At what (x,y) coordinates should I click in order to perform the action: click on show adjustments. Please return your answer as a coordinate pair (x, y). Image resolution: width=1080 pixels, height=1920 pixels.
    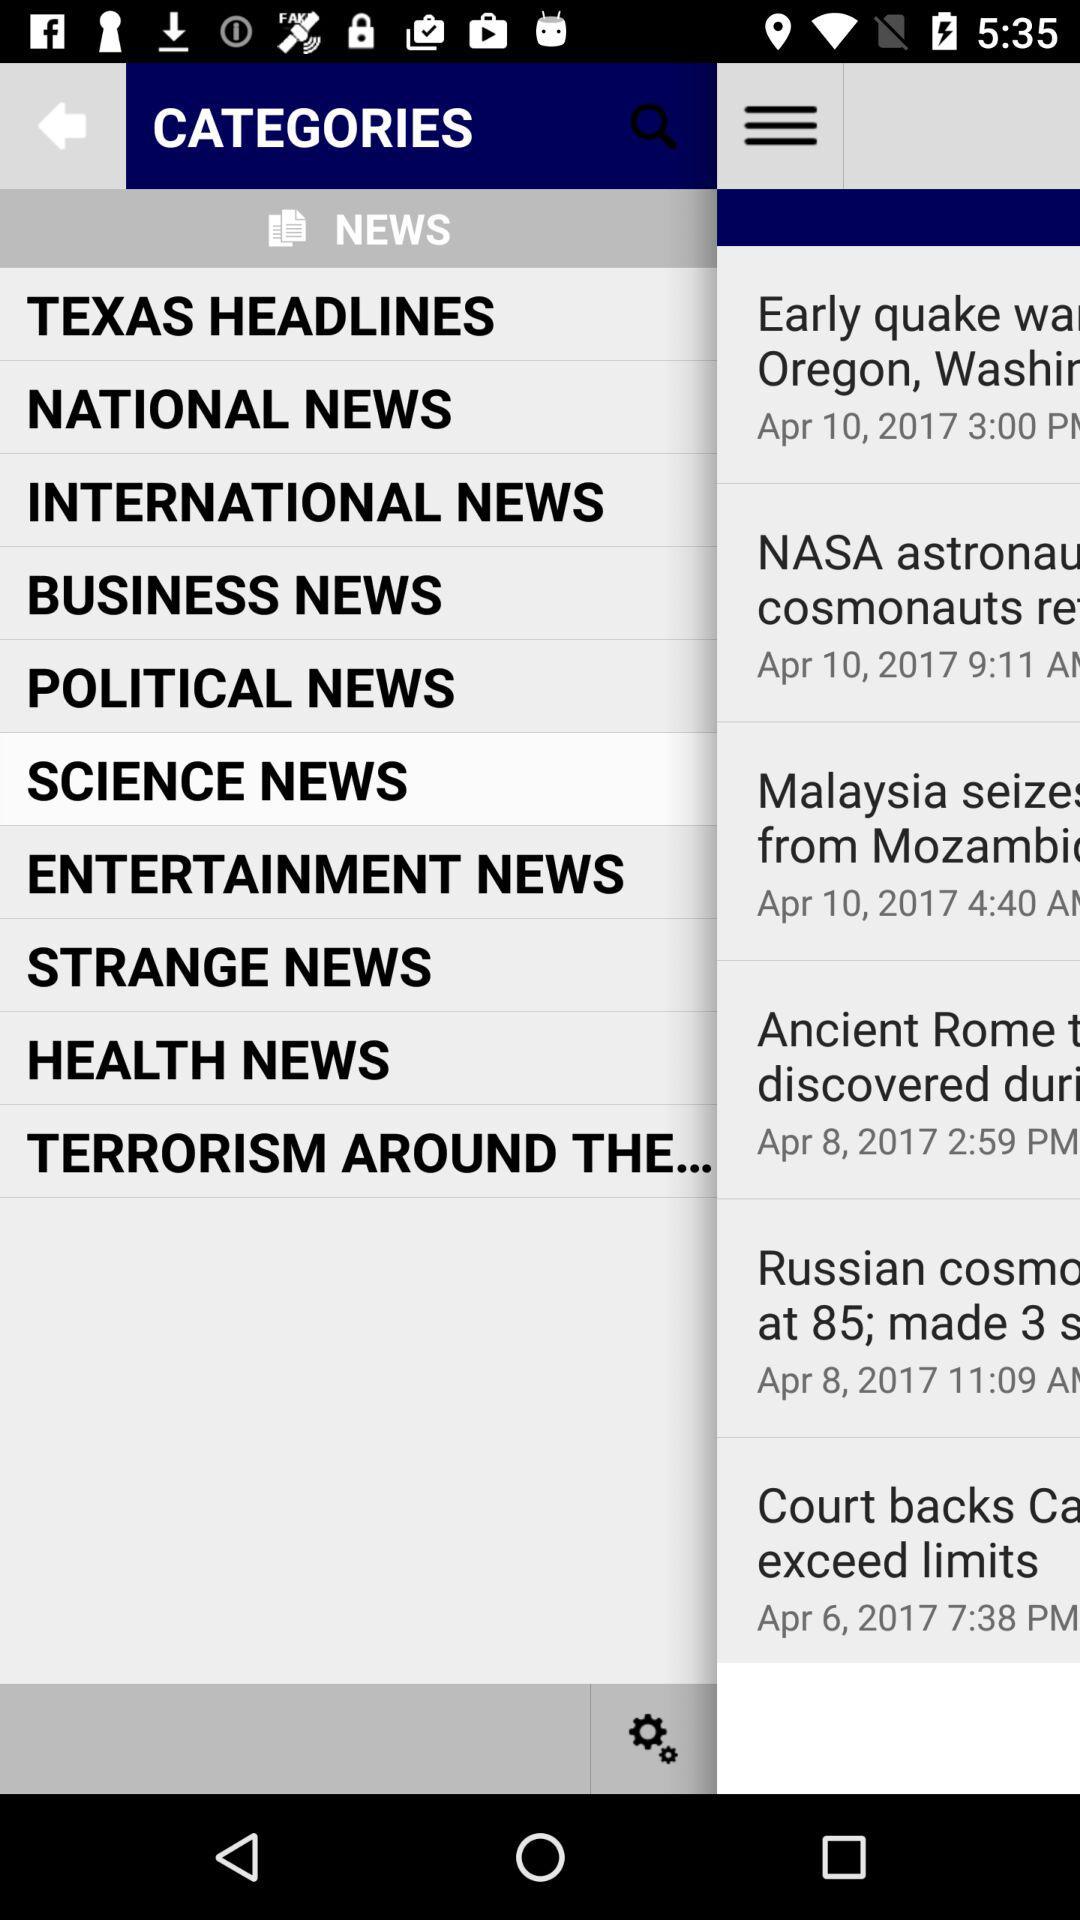
    Looking at the image, I should click on (654, 1737).